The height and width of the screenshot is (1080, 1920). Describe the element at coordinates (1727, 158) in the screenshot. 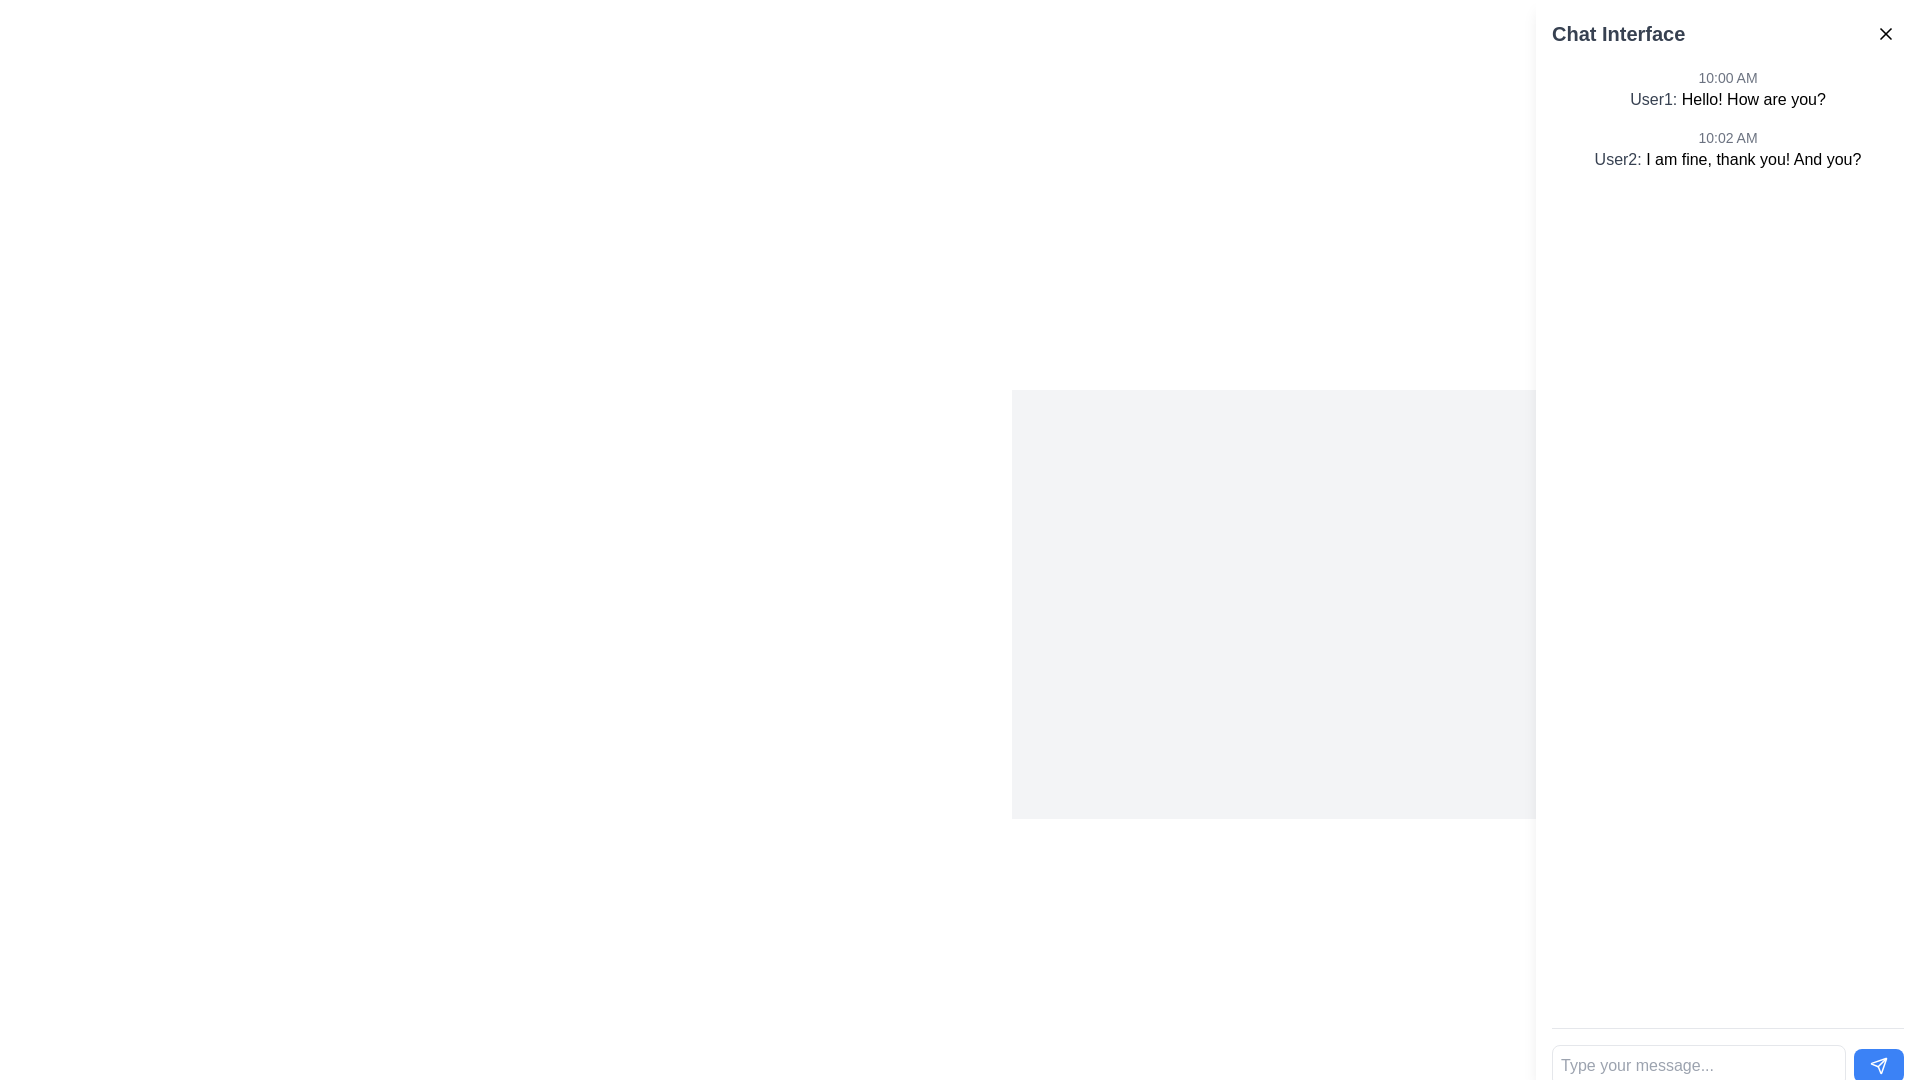

I see `the text message component displaying 'User2: I am fine, thank you! And you?' in the chat interface, which is aligned to the right and positioned below the timestamp '10:02 AM'` at that location.